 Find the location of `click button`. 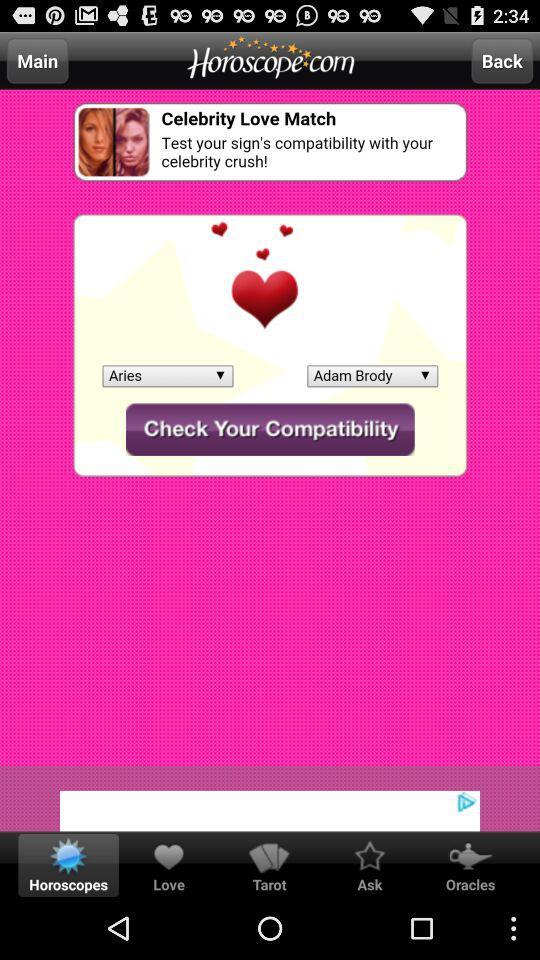

click button is located at coordinates (270, 798).